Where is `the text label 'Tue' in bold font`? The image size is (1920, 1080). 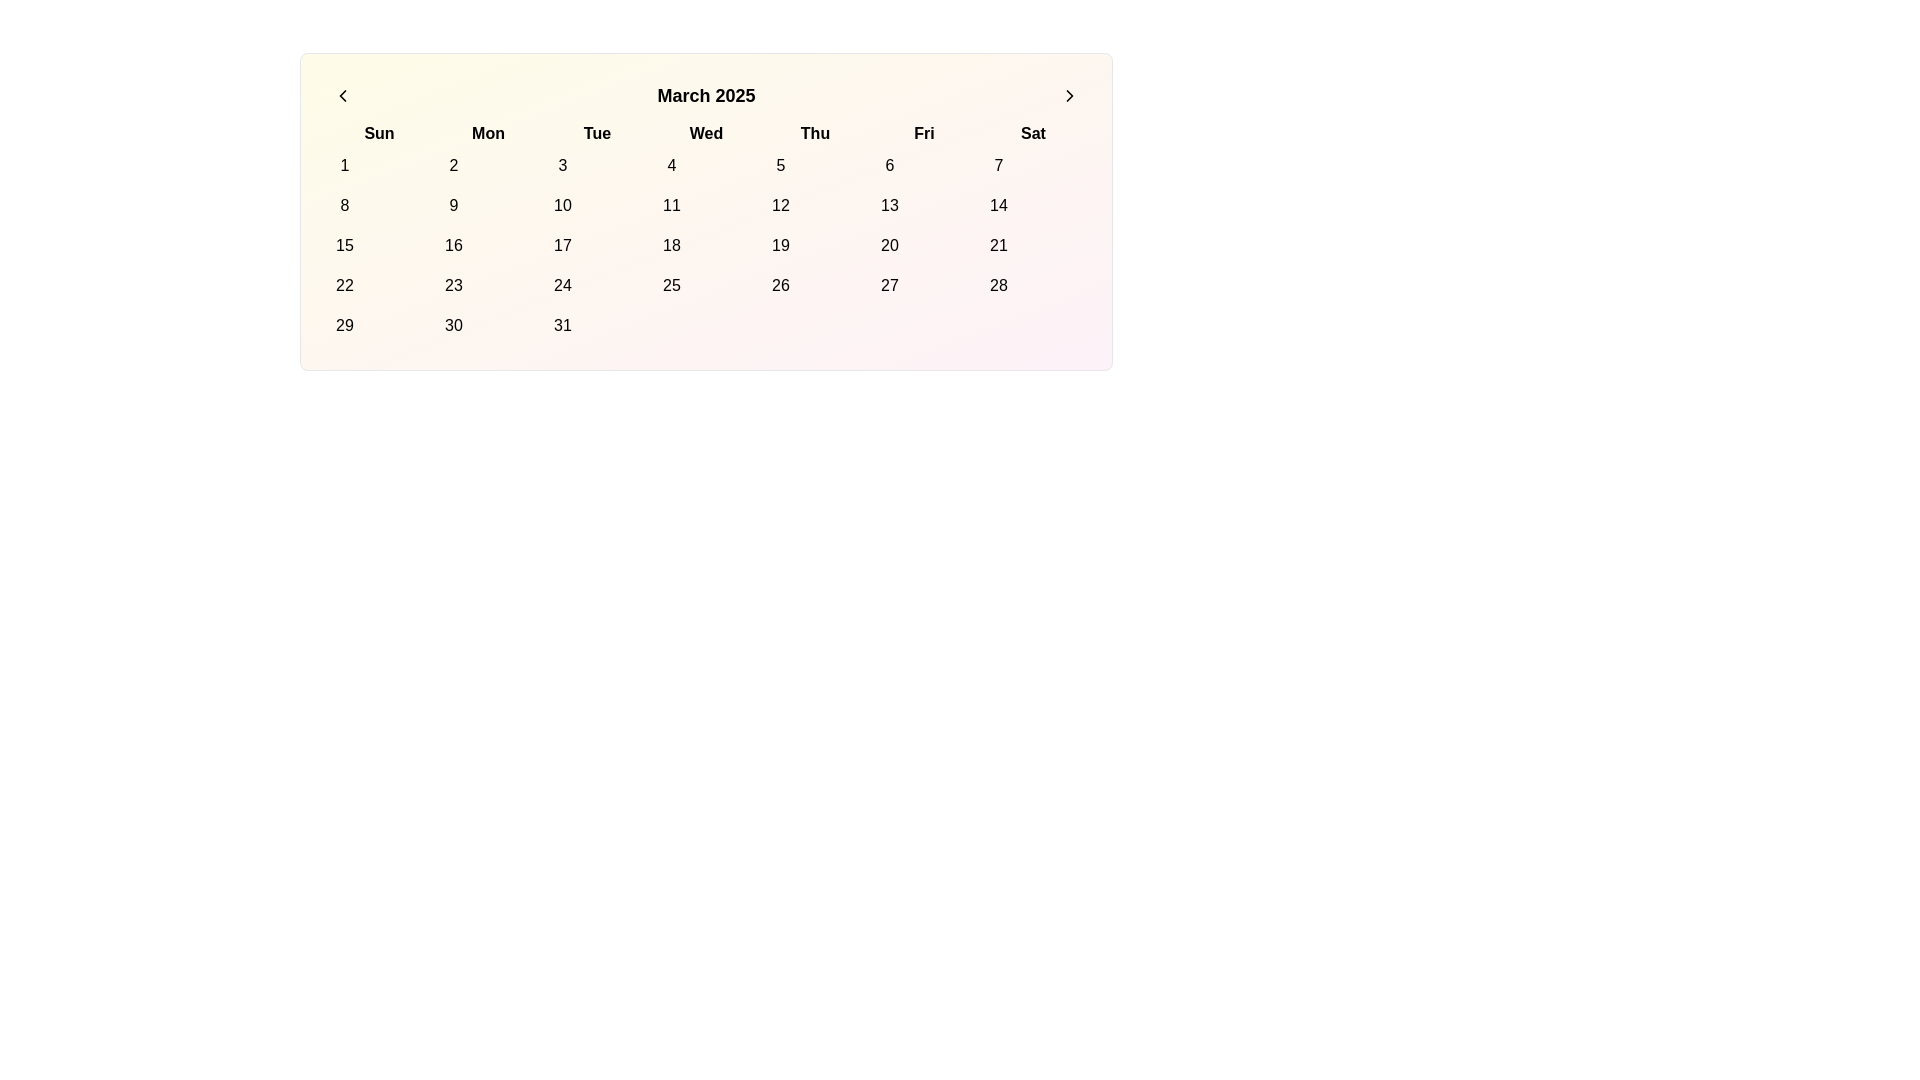 the text label 'Tue' in bold font is located at coordinates (596, 134).